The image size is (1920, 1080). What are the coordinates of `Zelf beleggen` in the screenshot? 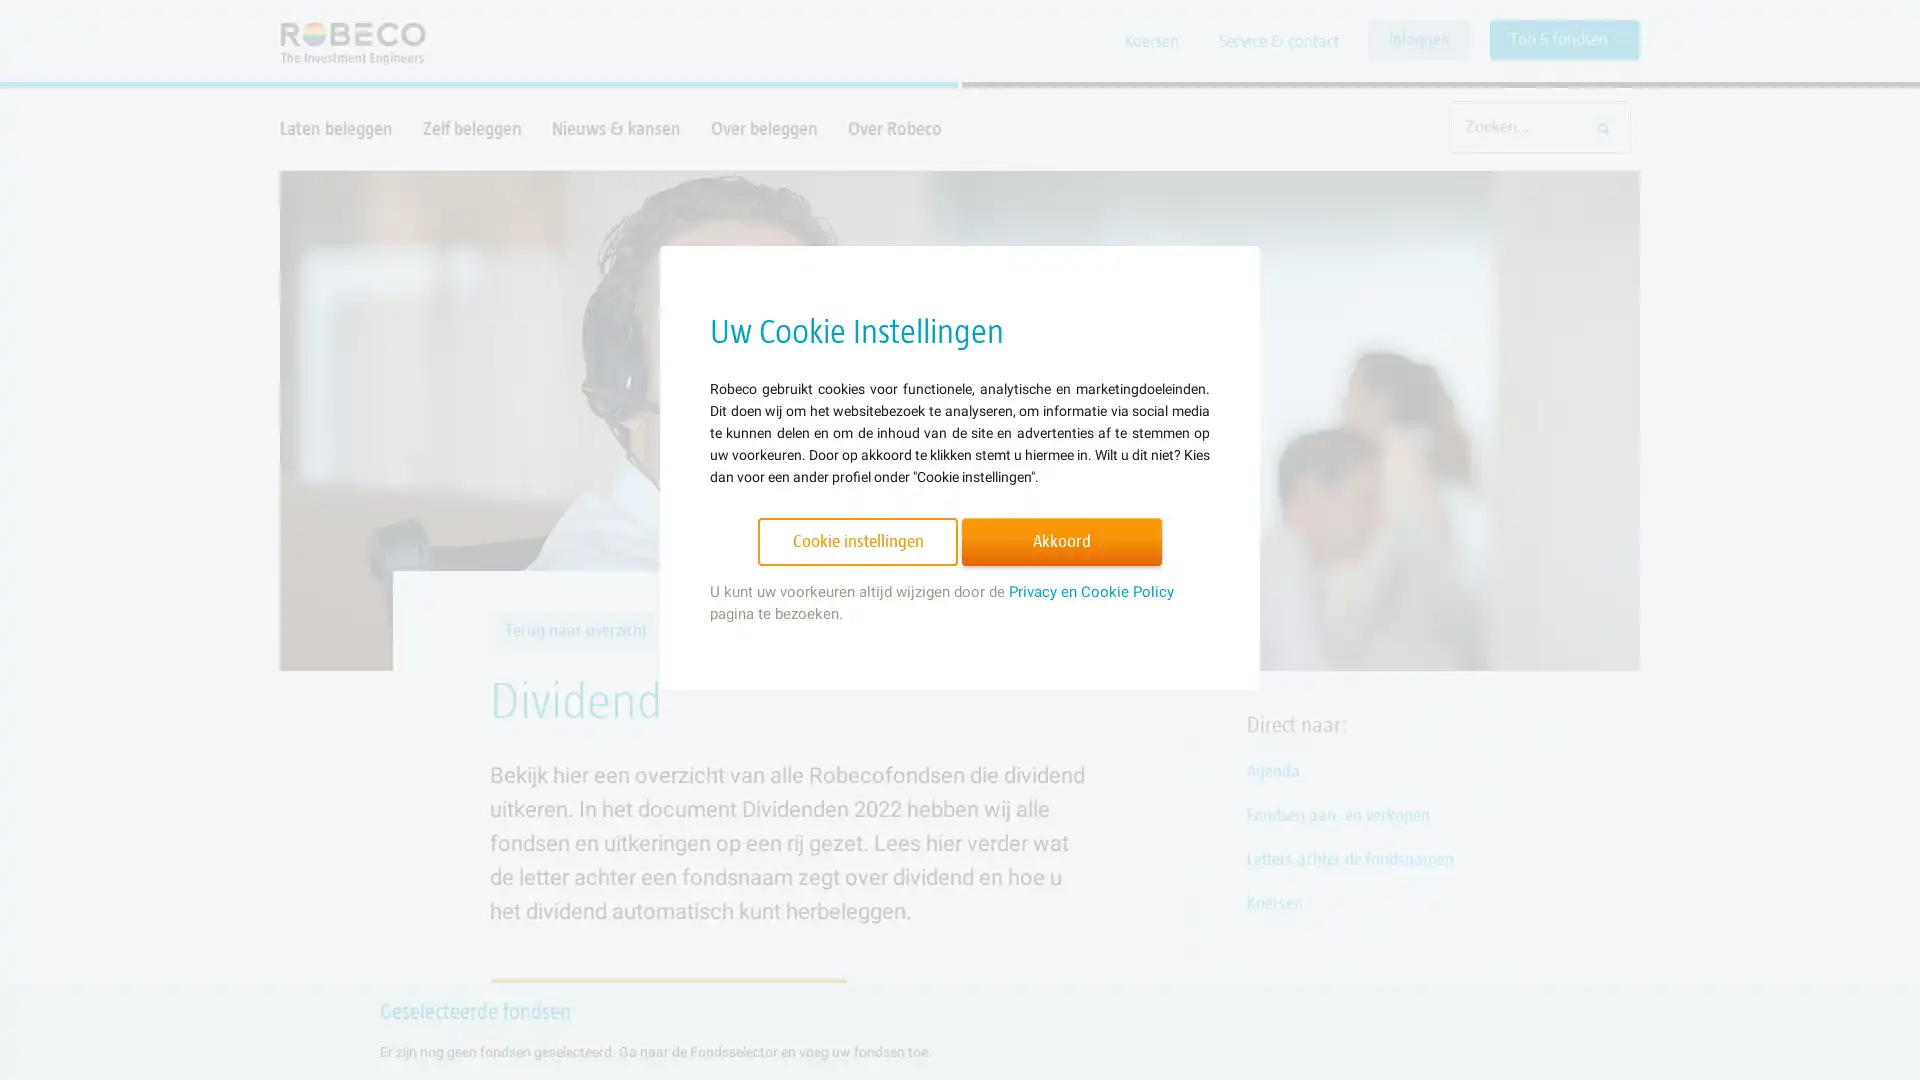 It's located at (471, 128).